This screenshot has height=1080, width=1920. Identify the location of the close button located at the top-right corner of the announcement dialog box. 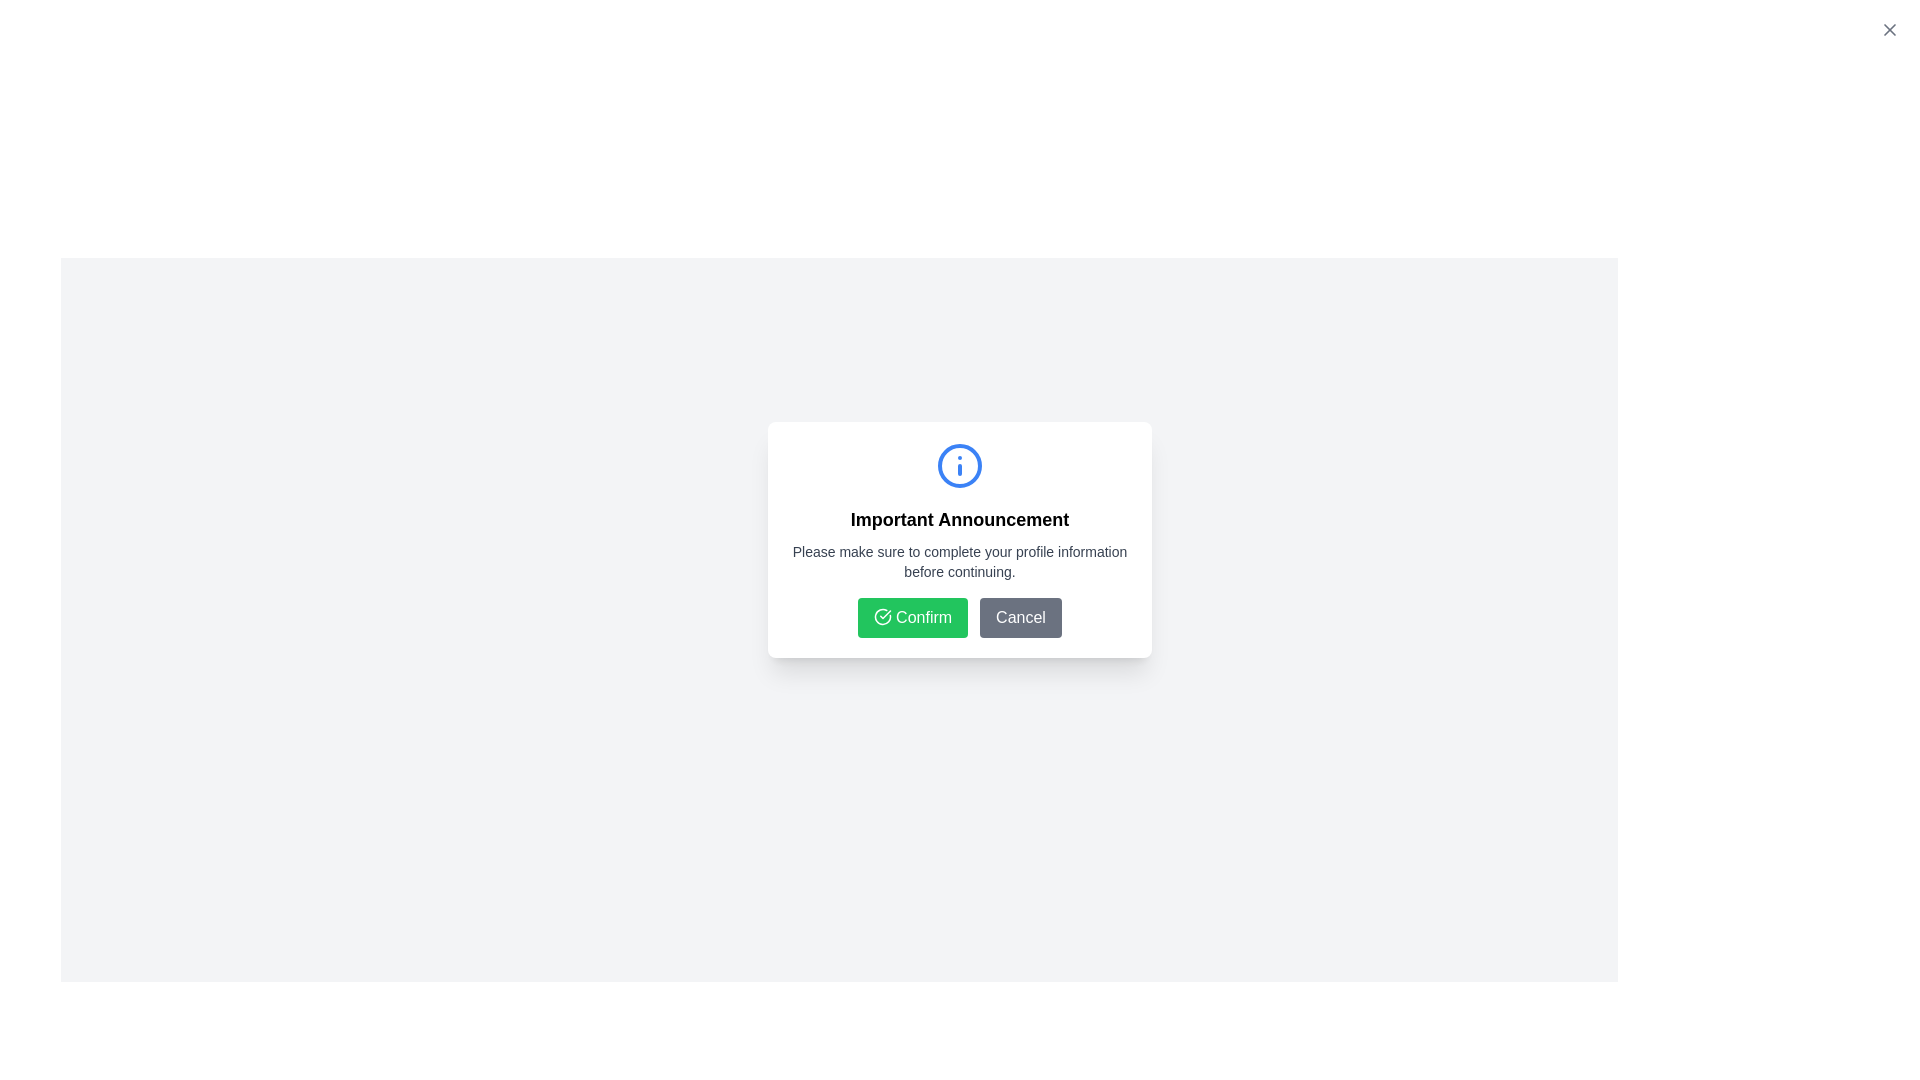
(1889, 30).